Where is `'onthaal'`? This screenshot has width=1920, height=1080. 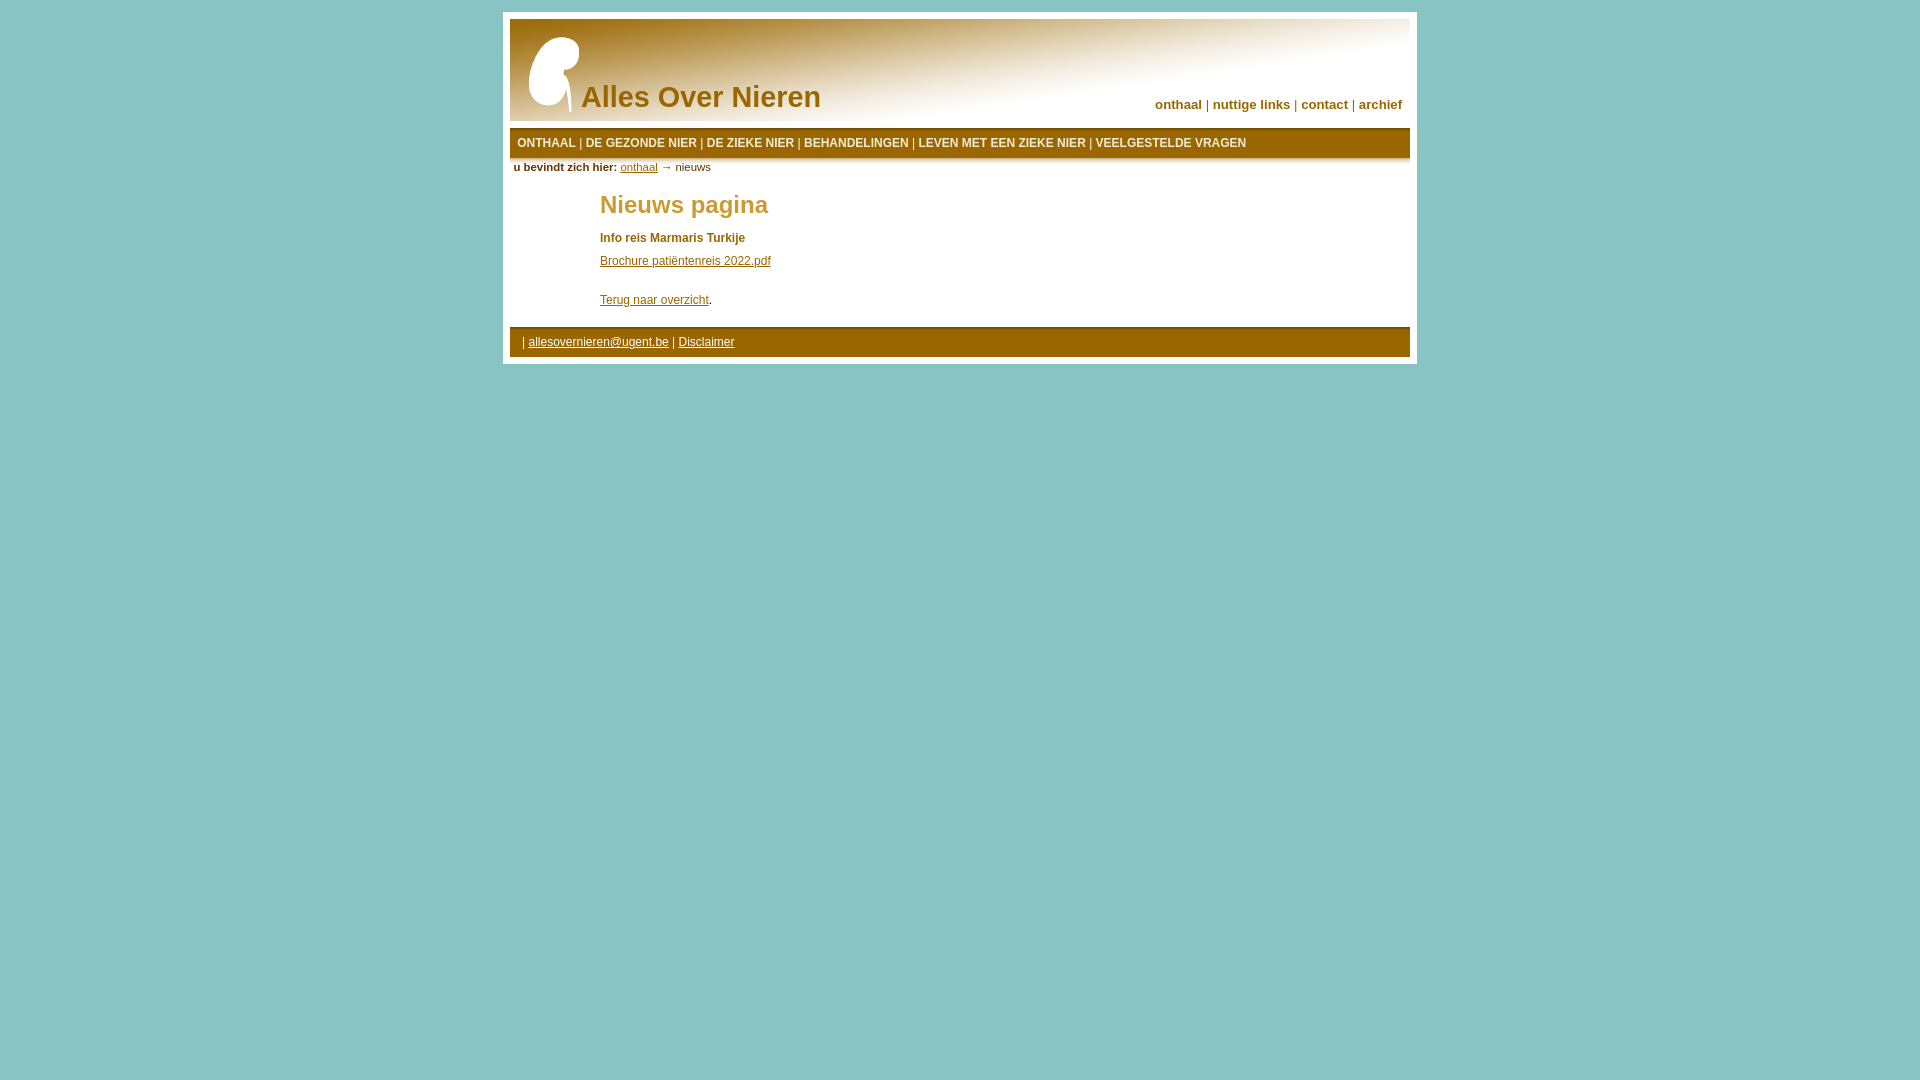 'onthaal' is located at coordinates (618, 165).